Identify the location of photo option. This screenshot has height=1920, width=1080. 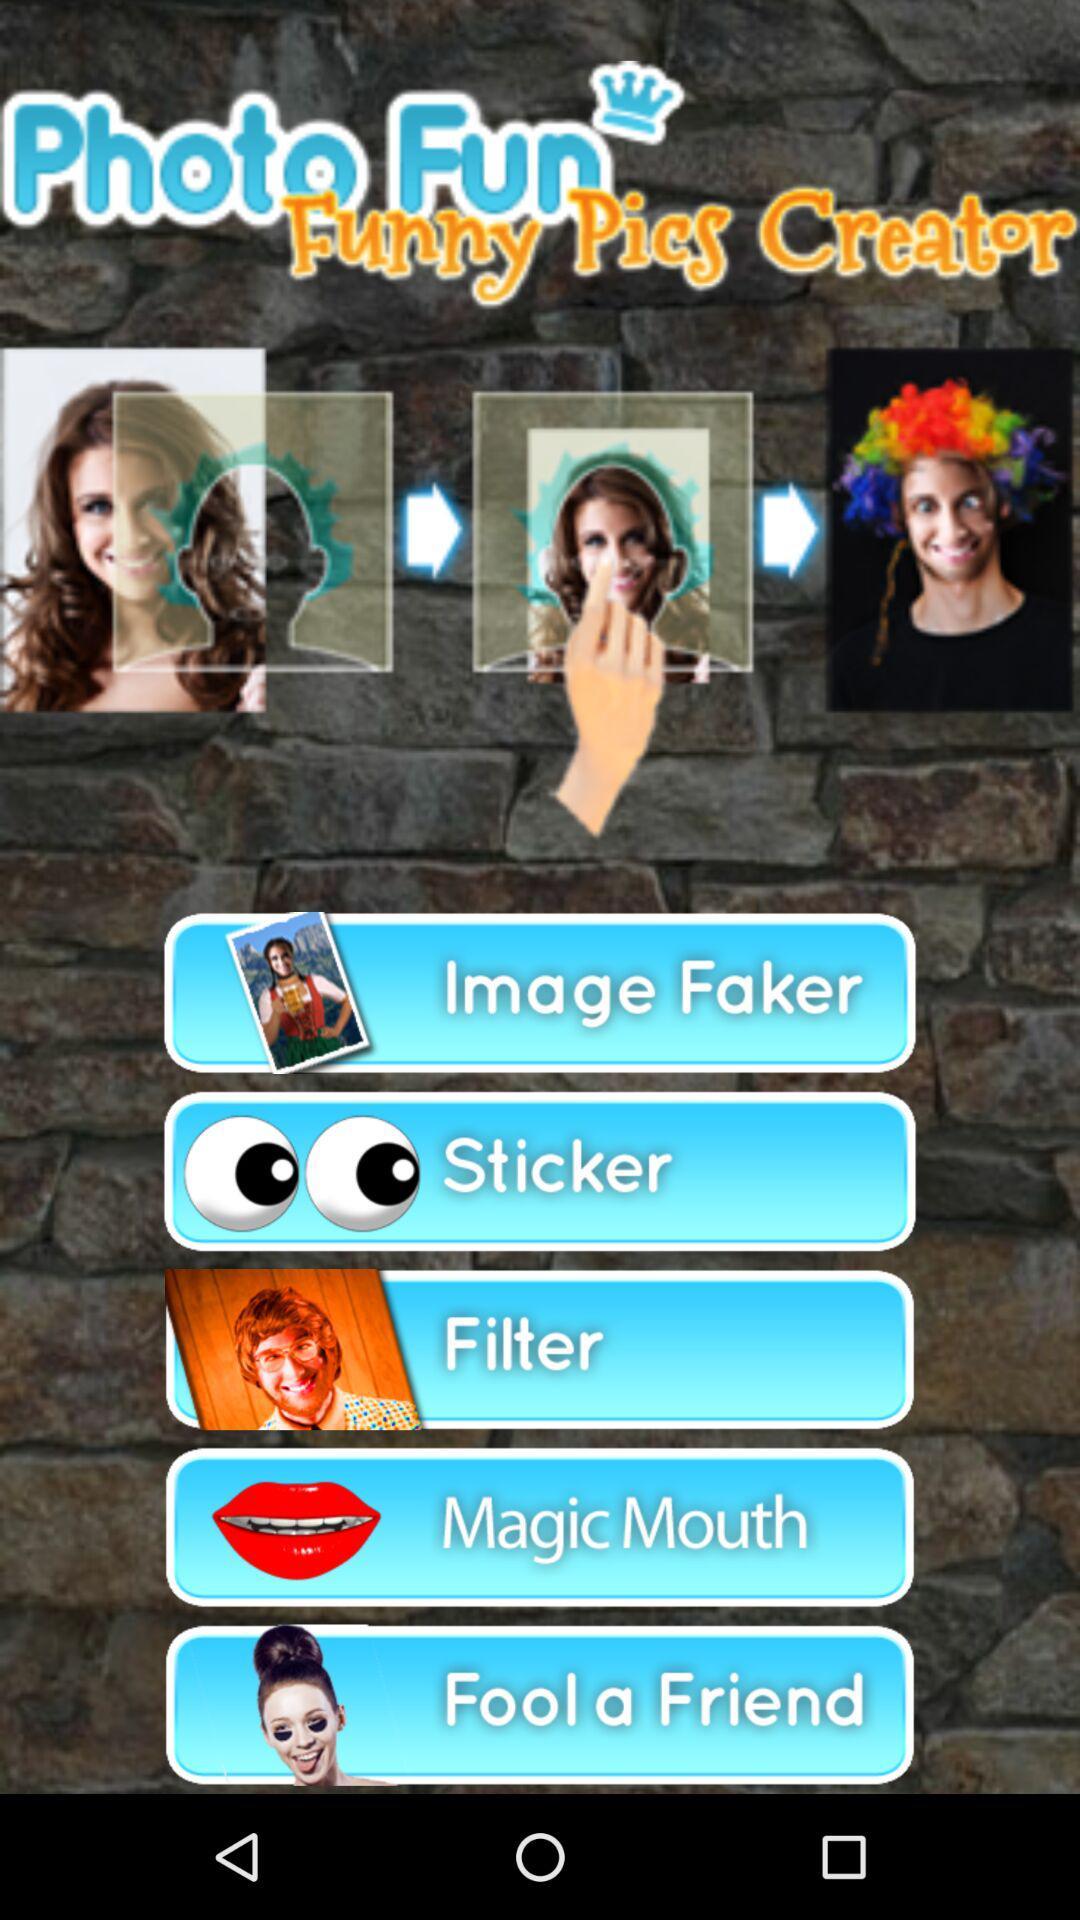
(540, 450).